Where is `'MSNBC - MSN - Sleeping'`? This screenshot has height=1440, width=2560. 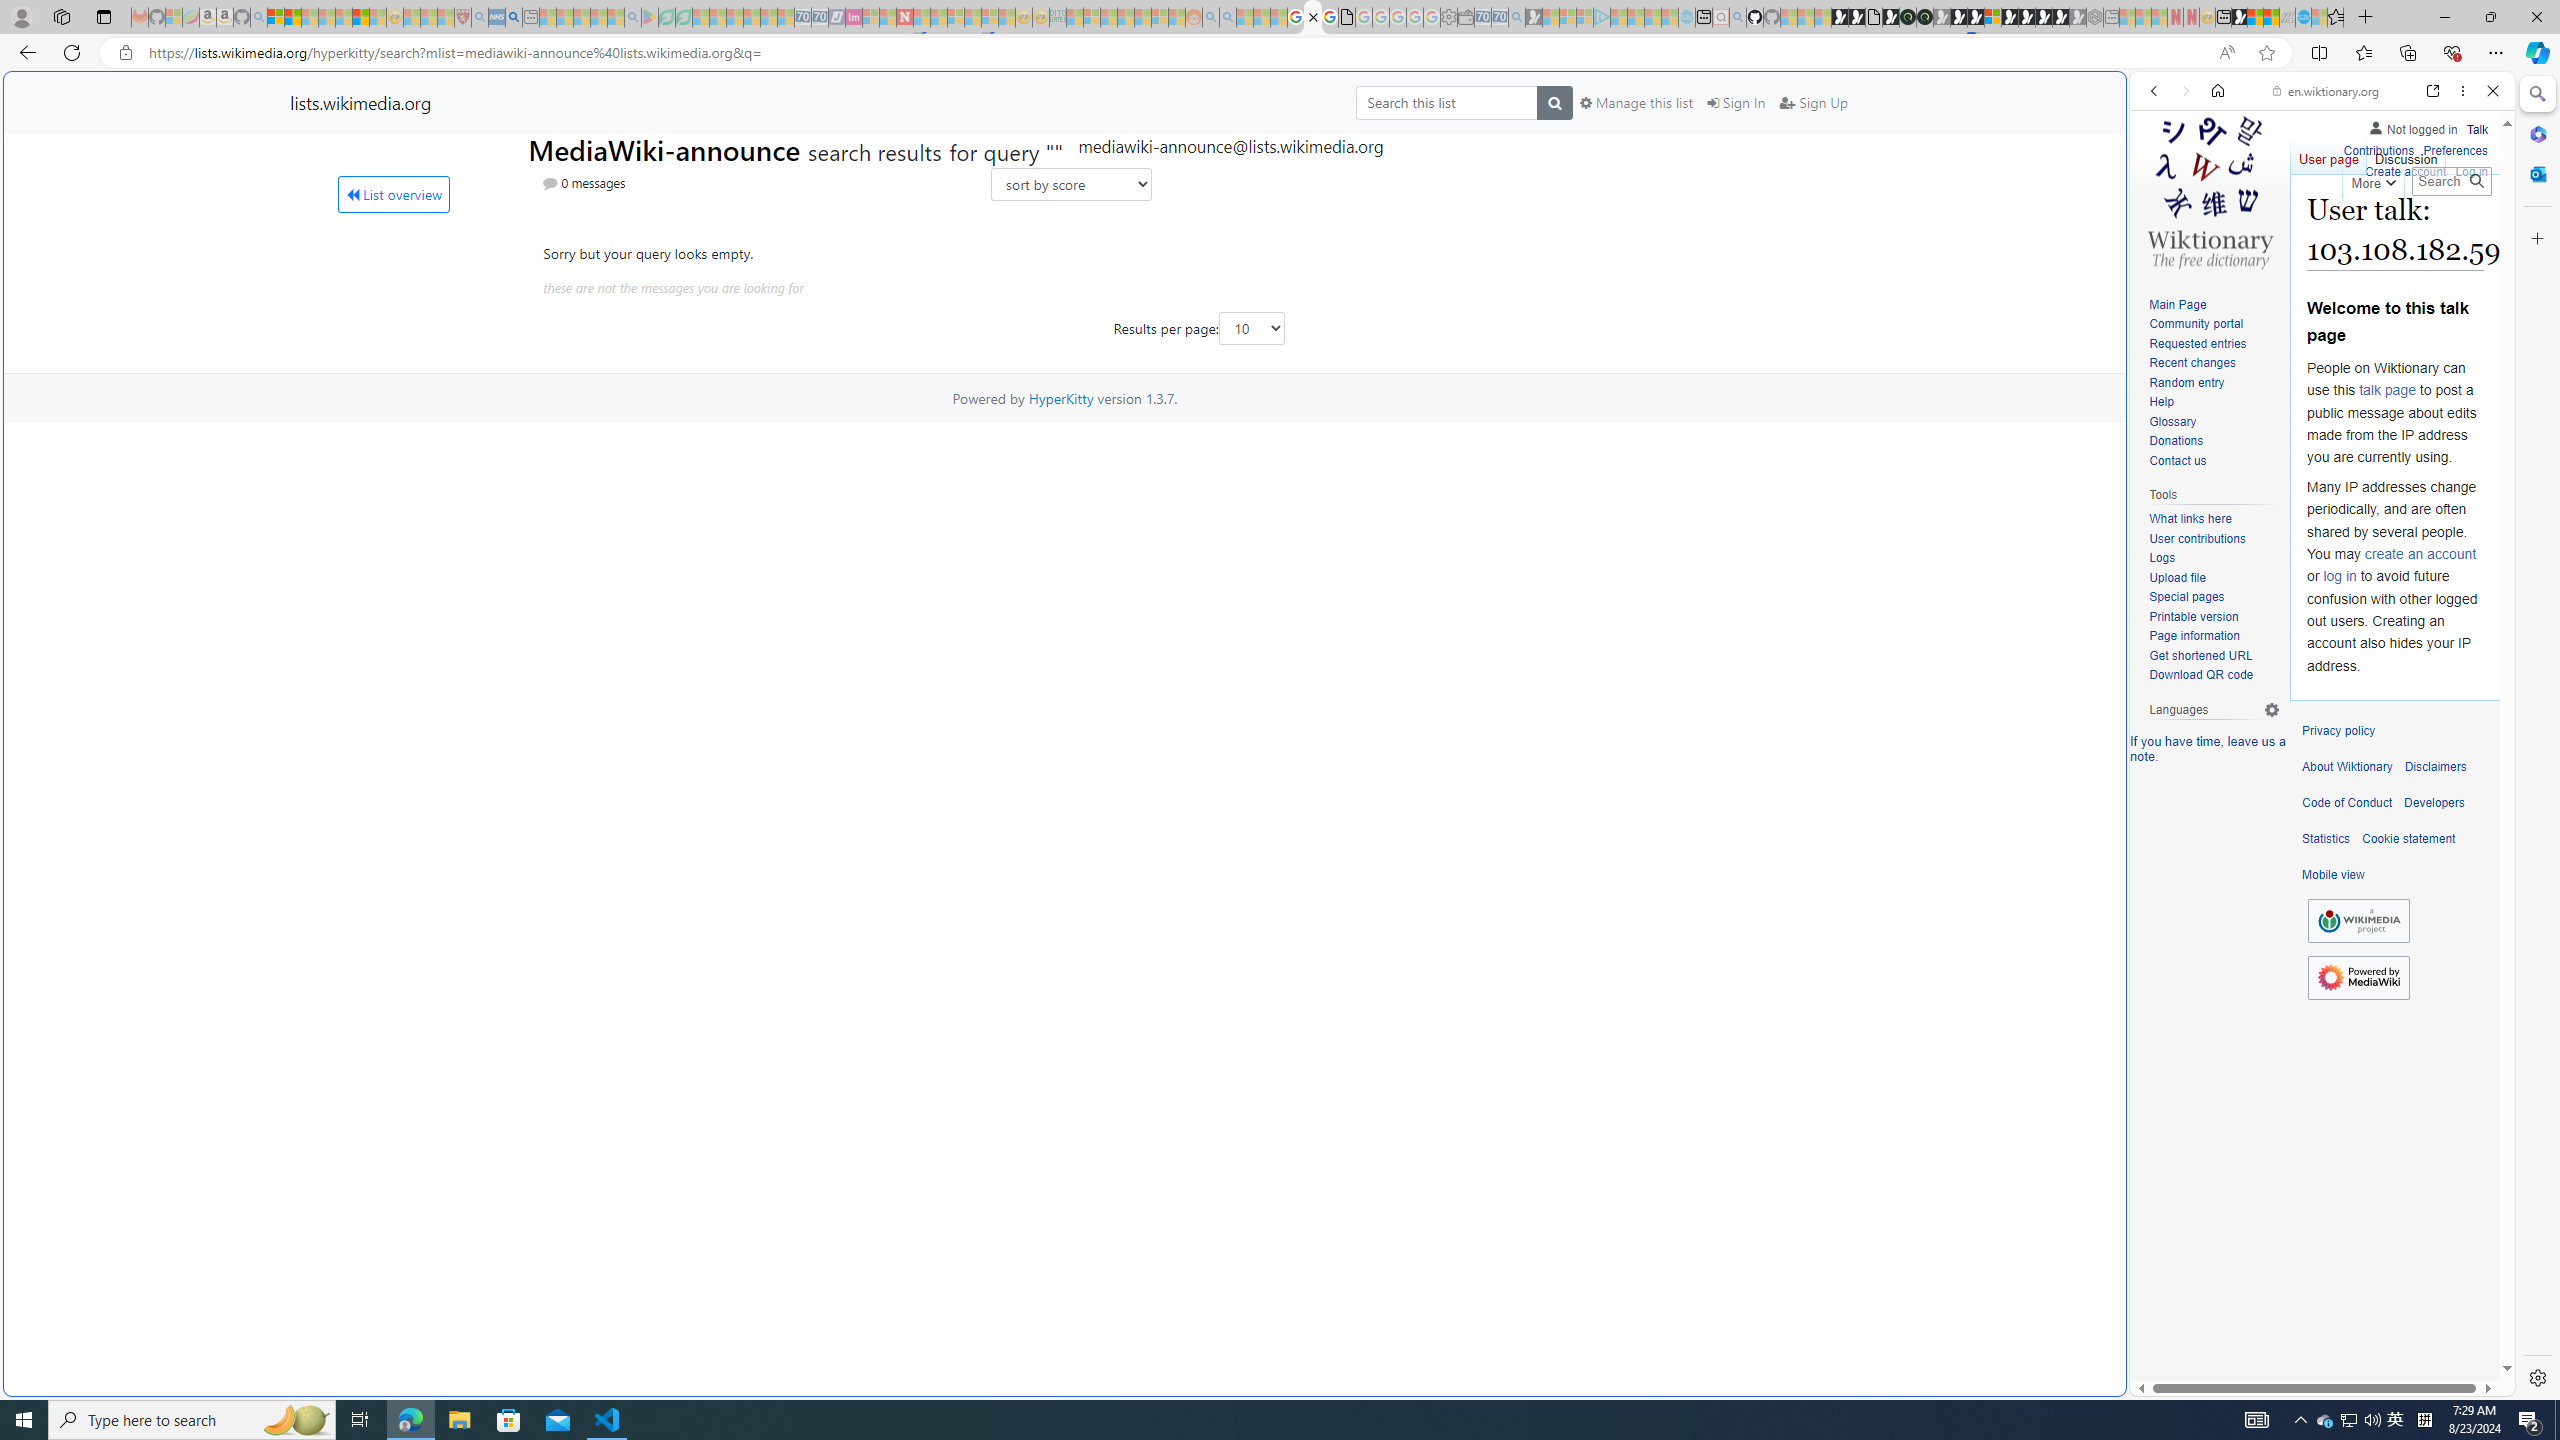 'MSNBC - MSN - Sleeping' is located at coordinates (1075, 16).